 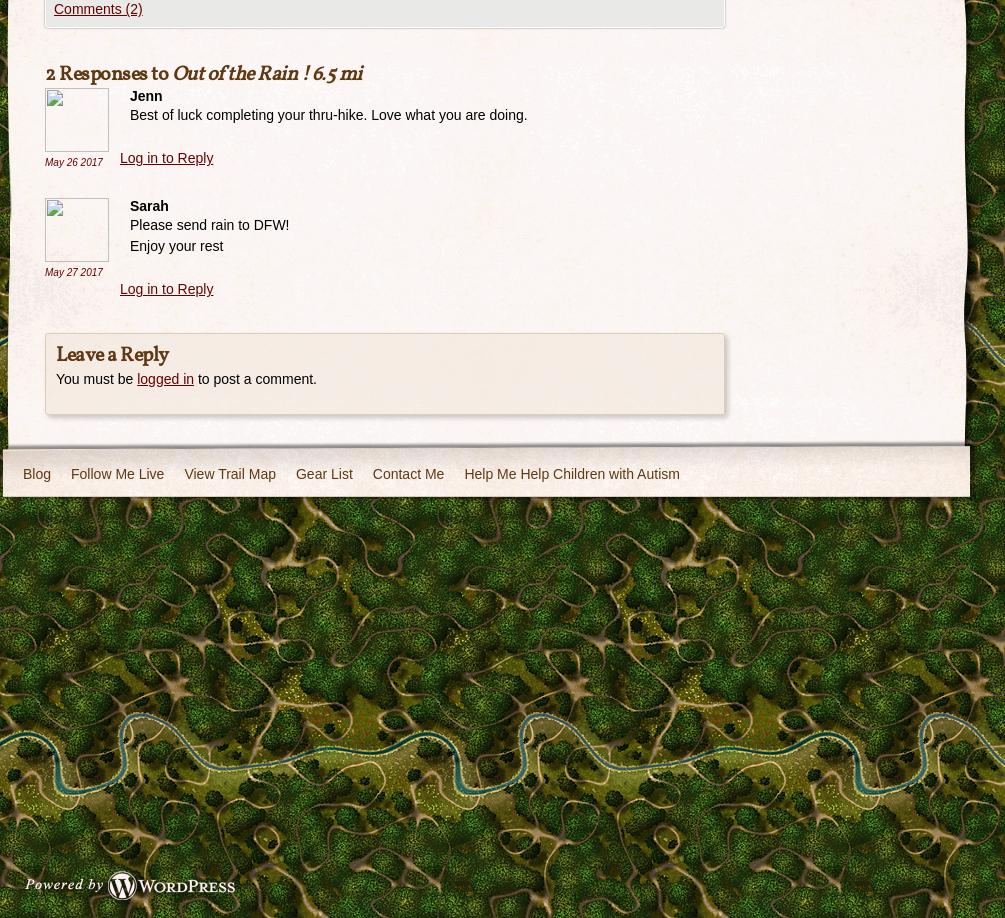 I want to click on 'Best of luck completing your thru-hike. Love what you are doing.', so click(x=327, y=114).